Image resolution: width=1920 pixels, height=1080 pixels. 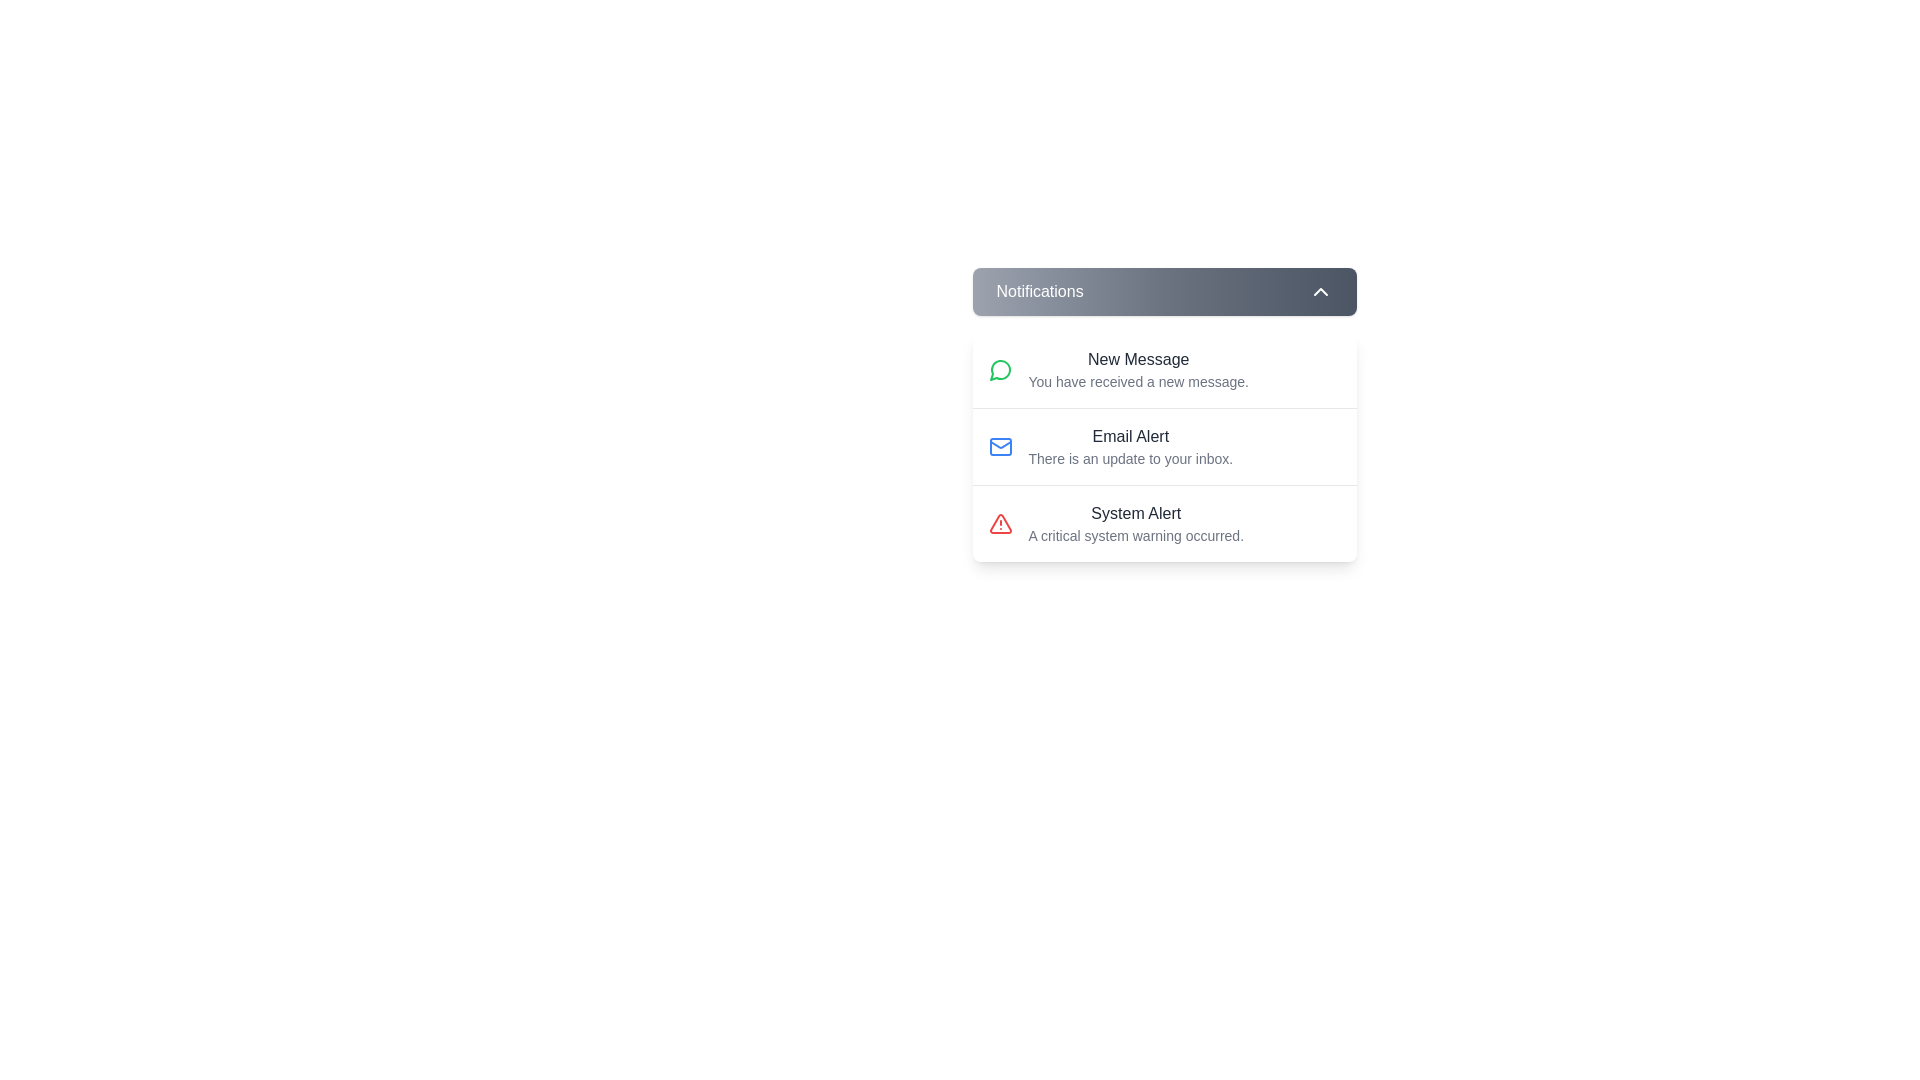 What do you see at coordinates (1164, 522) in the screenshot?
I see `the warning notification titled 'System Alert' by clicking on it` at bounding box center [1164, 522].